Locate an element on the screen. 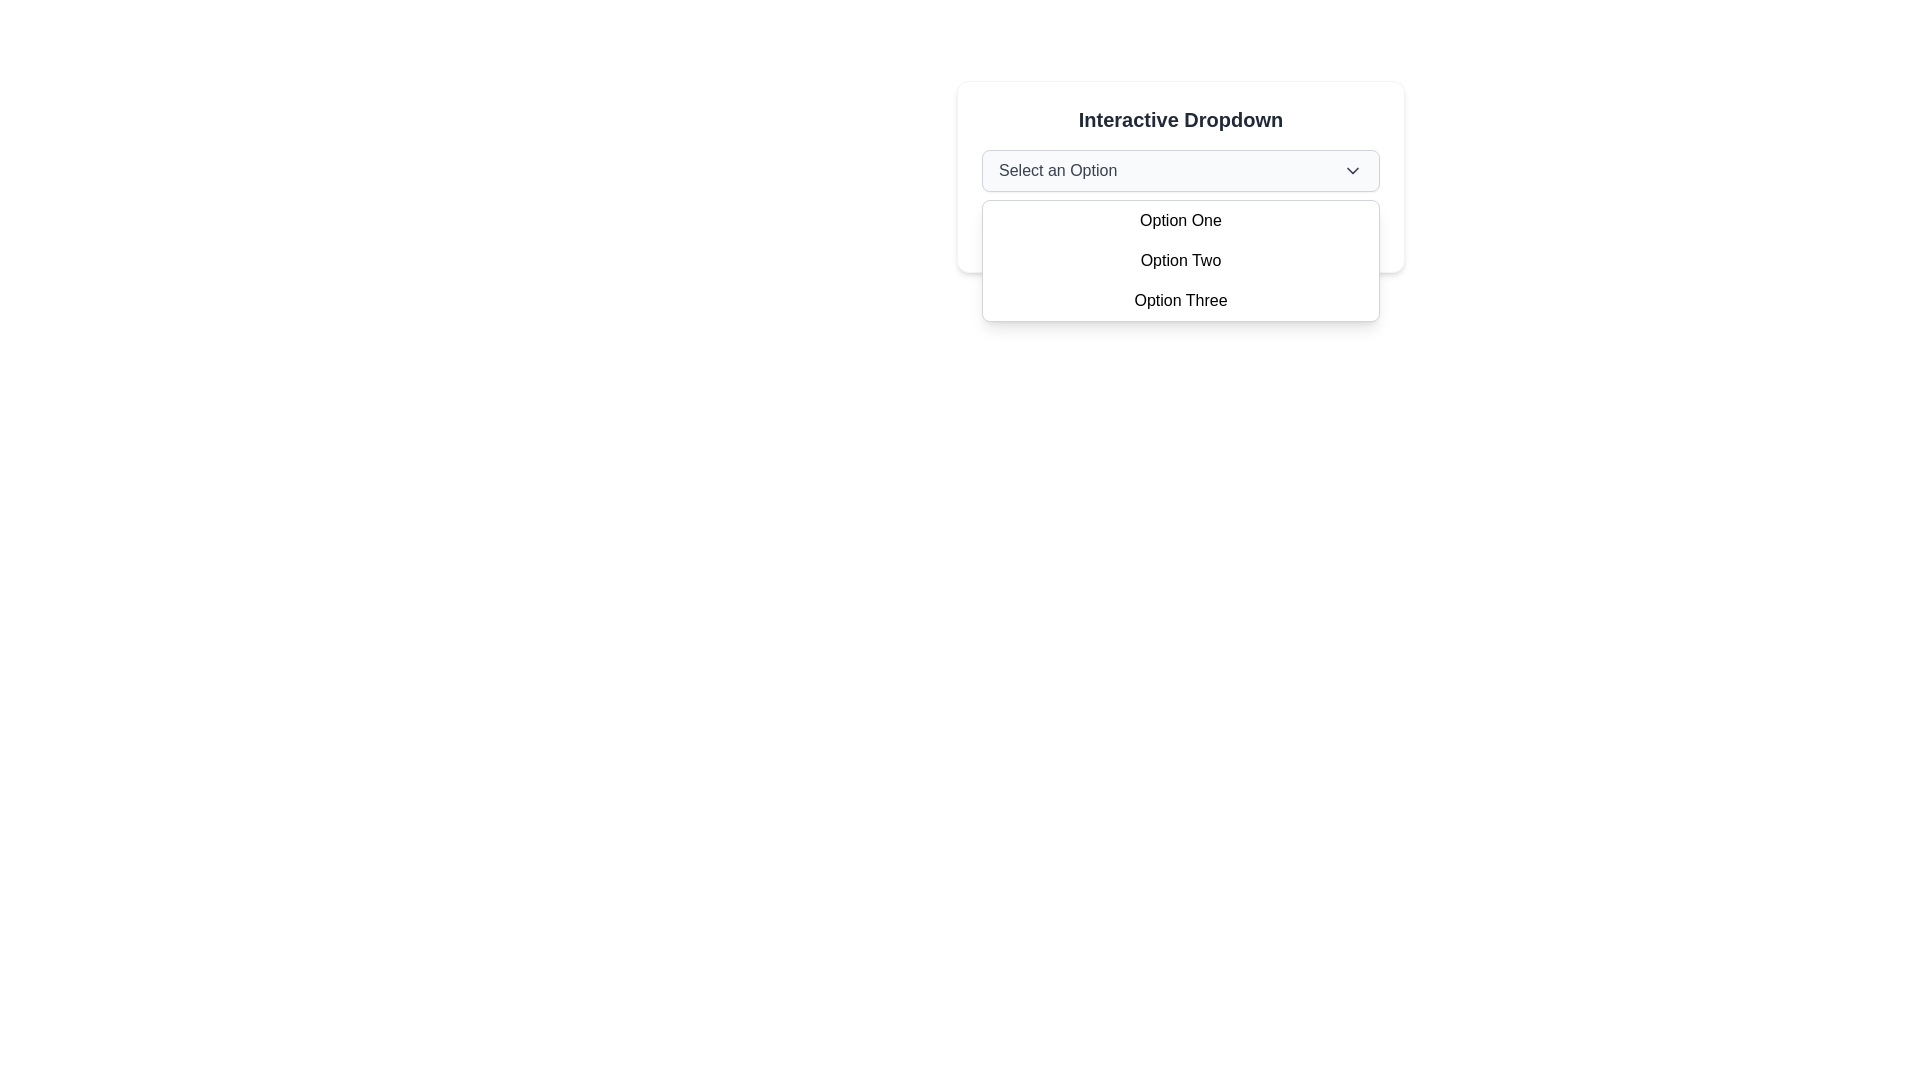 The width and height of the screenshot is (1920, 1080). the 'Option Two' item in the dropdown menu is located at coordinates (1180, 260).